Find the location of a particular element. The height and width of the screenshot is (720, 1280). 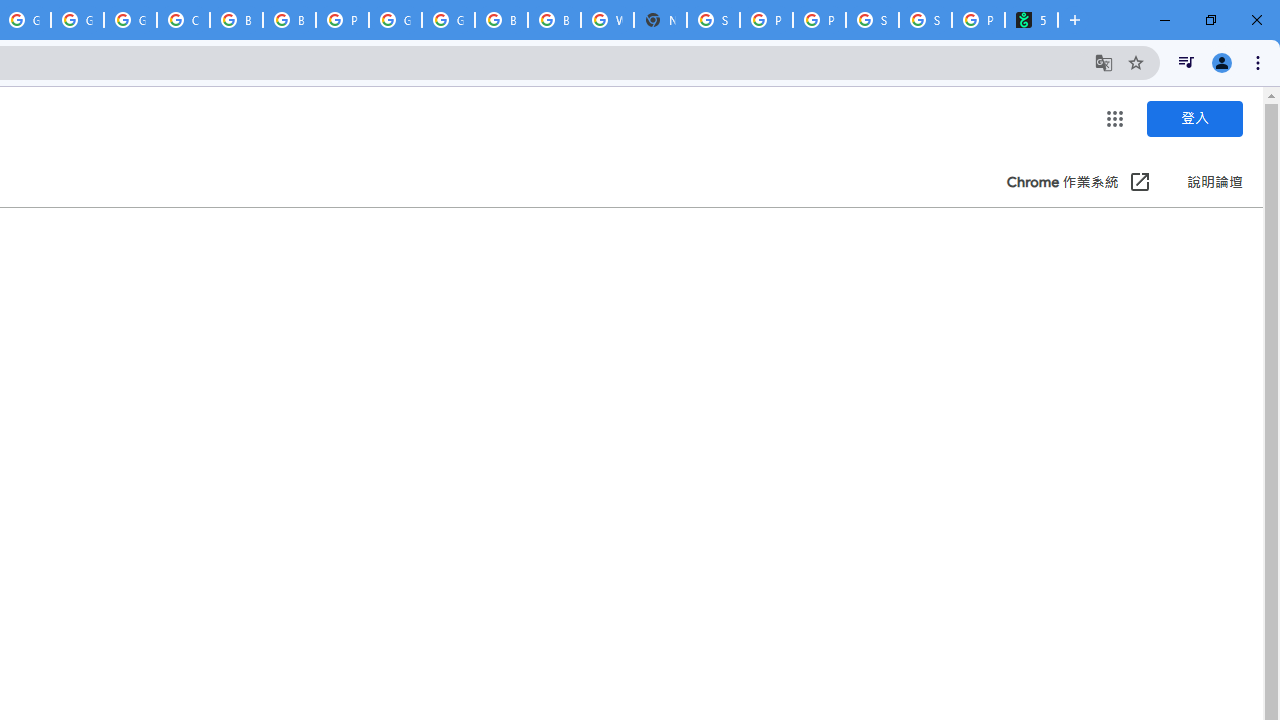

'Translate this page' is located at coordinates (1103, 61).